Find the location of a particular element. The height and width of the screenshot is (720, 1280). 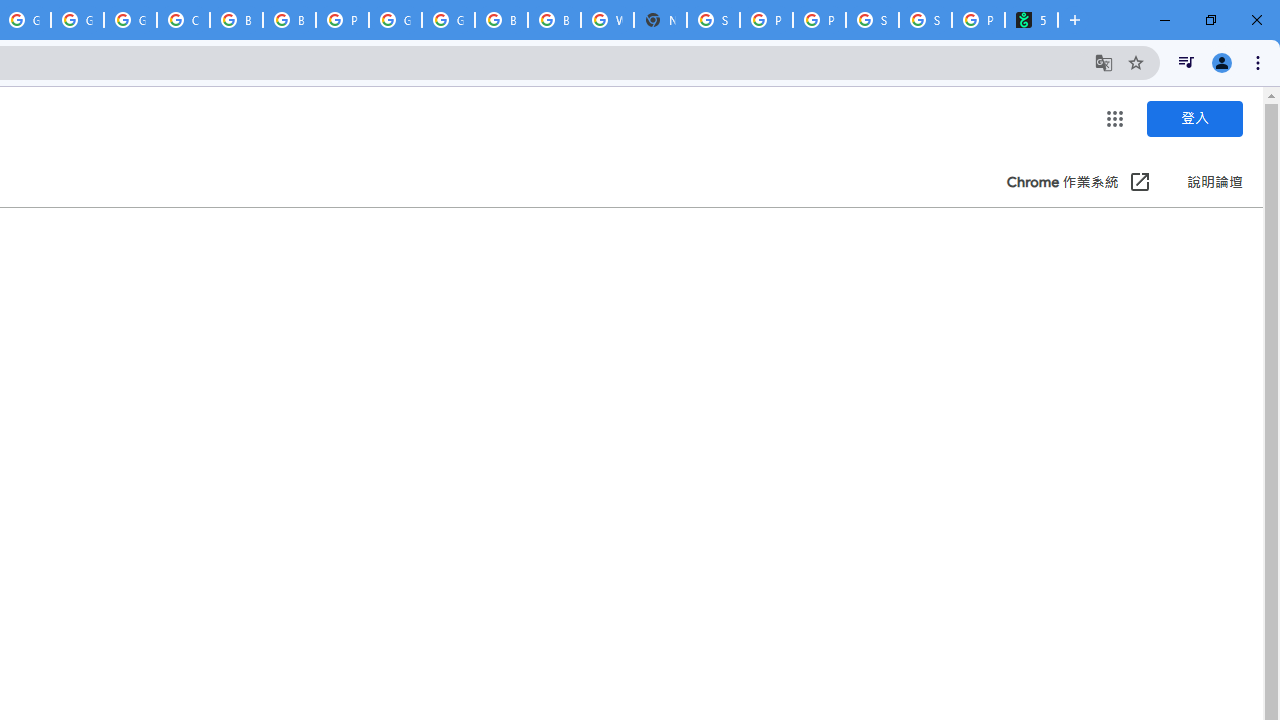

'Translate this page' is located at coordinates (1103, 61).